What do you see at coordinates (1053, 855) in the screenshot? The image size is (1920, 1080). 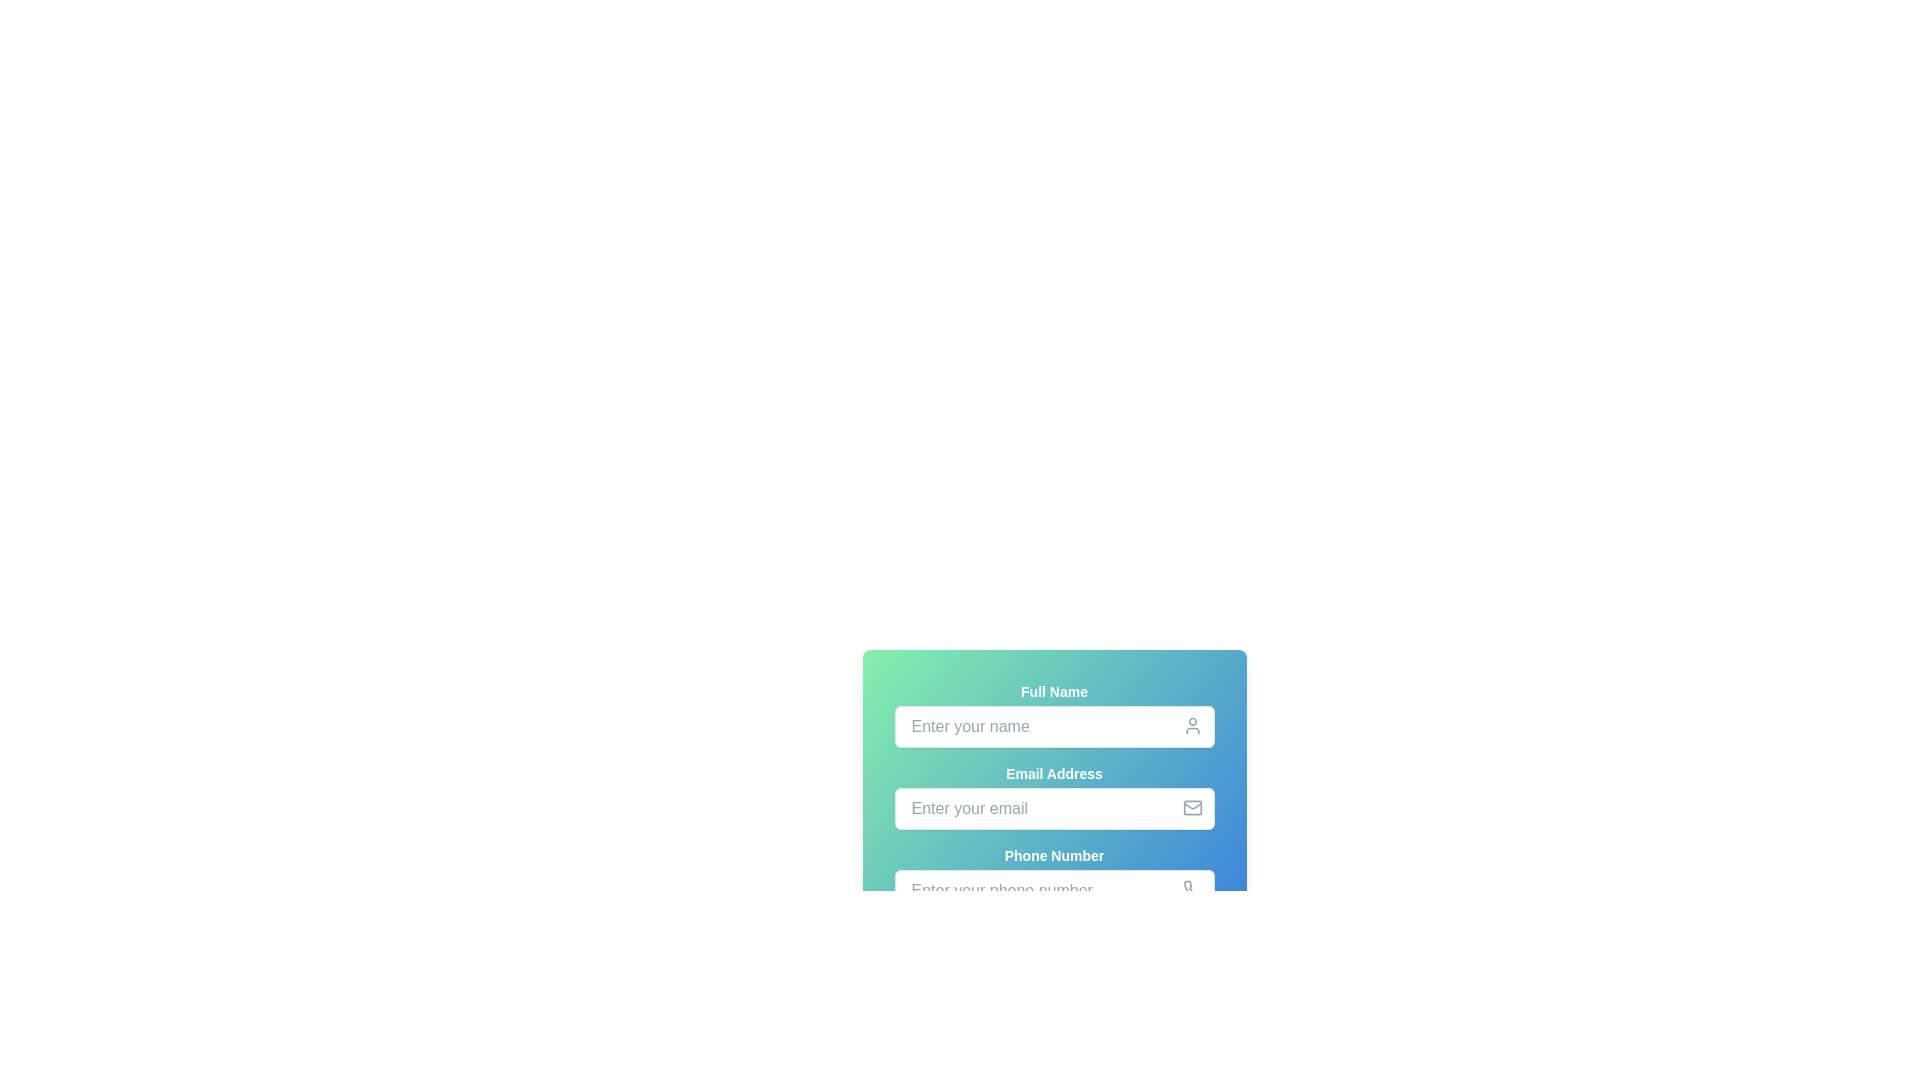 I see `the 'Phone Number' label, which is styled with bold white text on a gradient blue-green background, located below the 'Full Name' and 'Email Address' labels in a vertically-stacked form layout` at bounding box center [1053, 855].